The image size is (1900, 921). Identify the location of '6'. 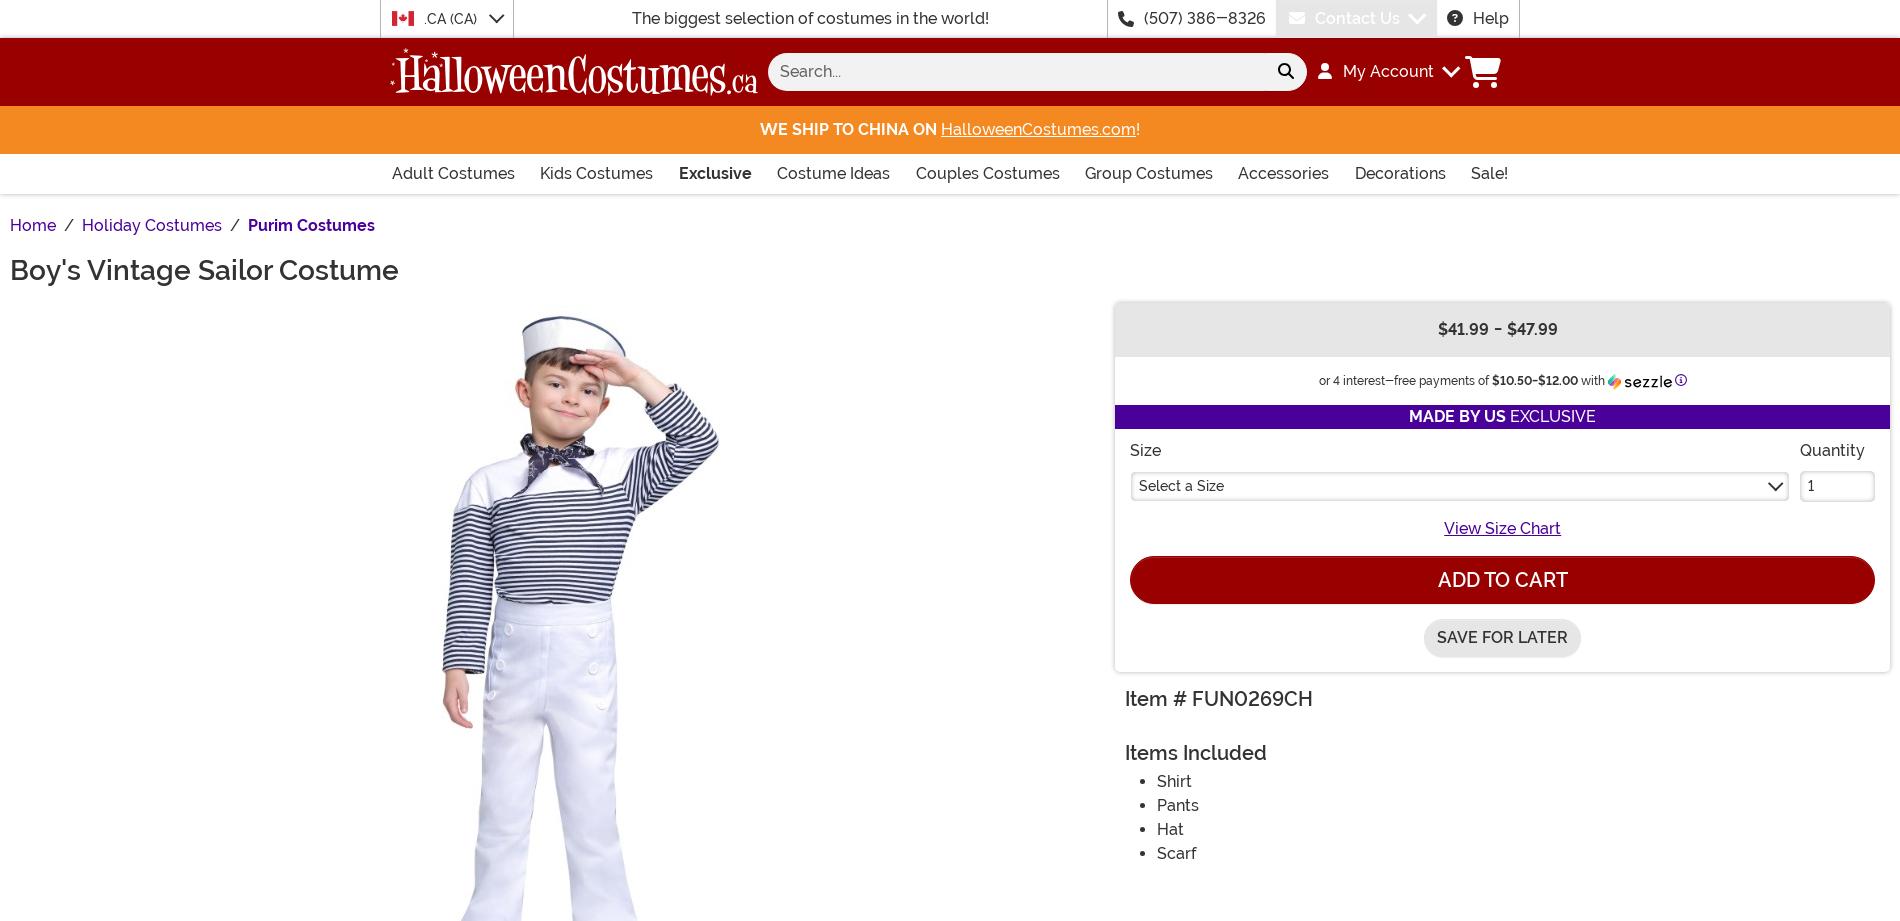
(516, 229).